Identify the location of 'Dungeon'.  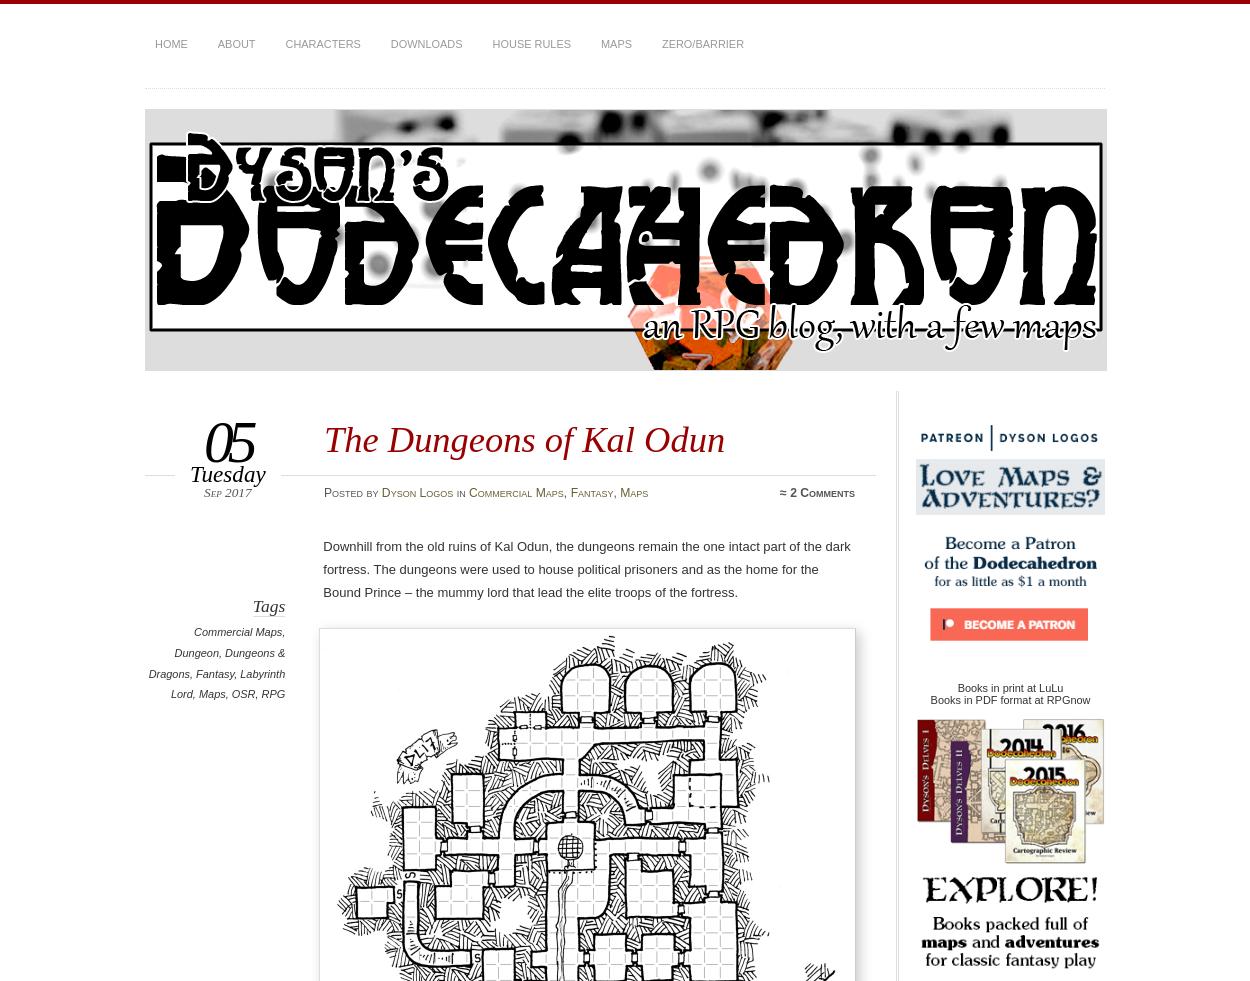
(195, 651).